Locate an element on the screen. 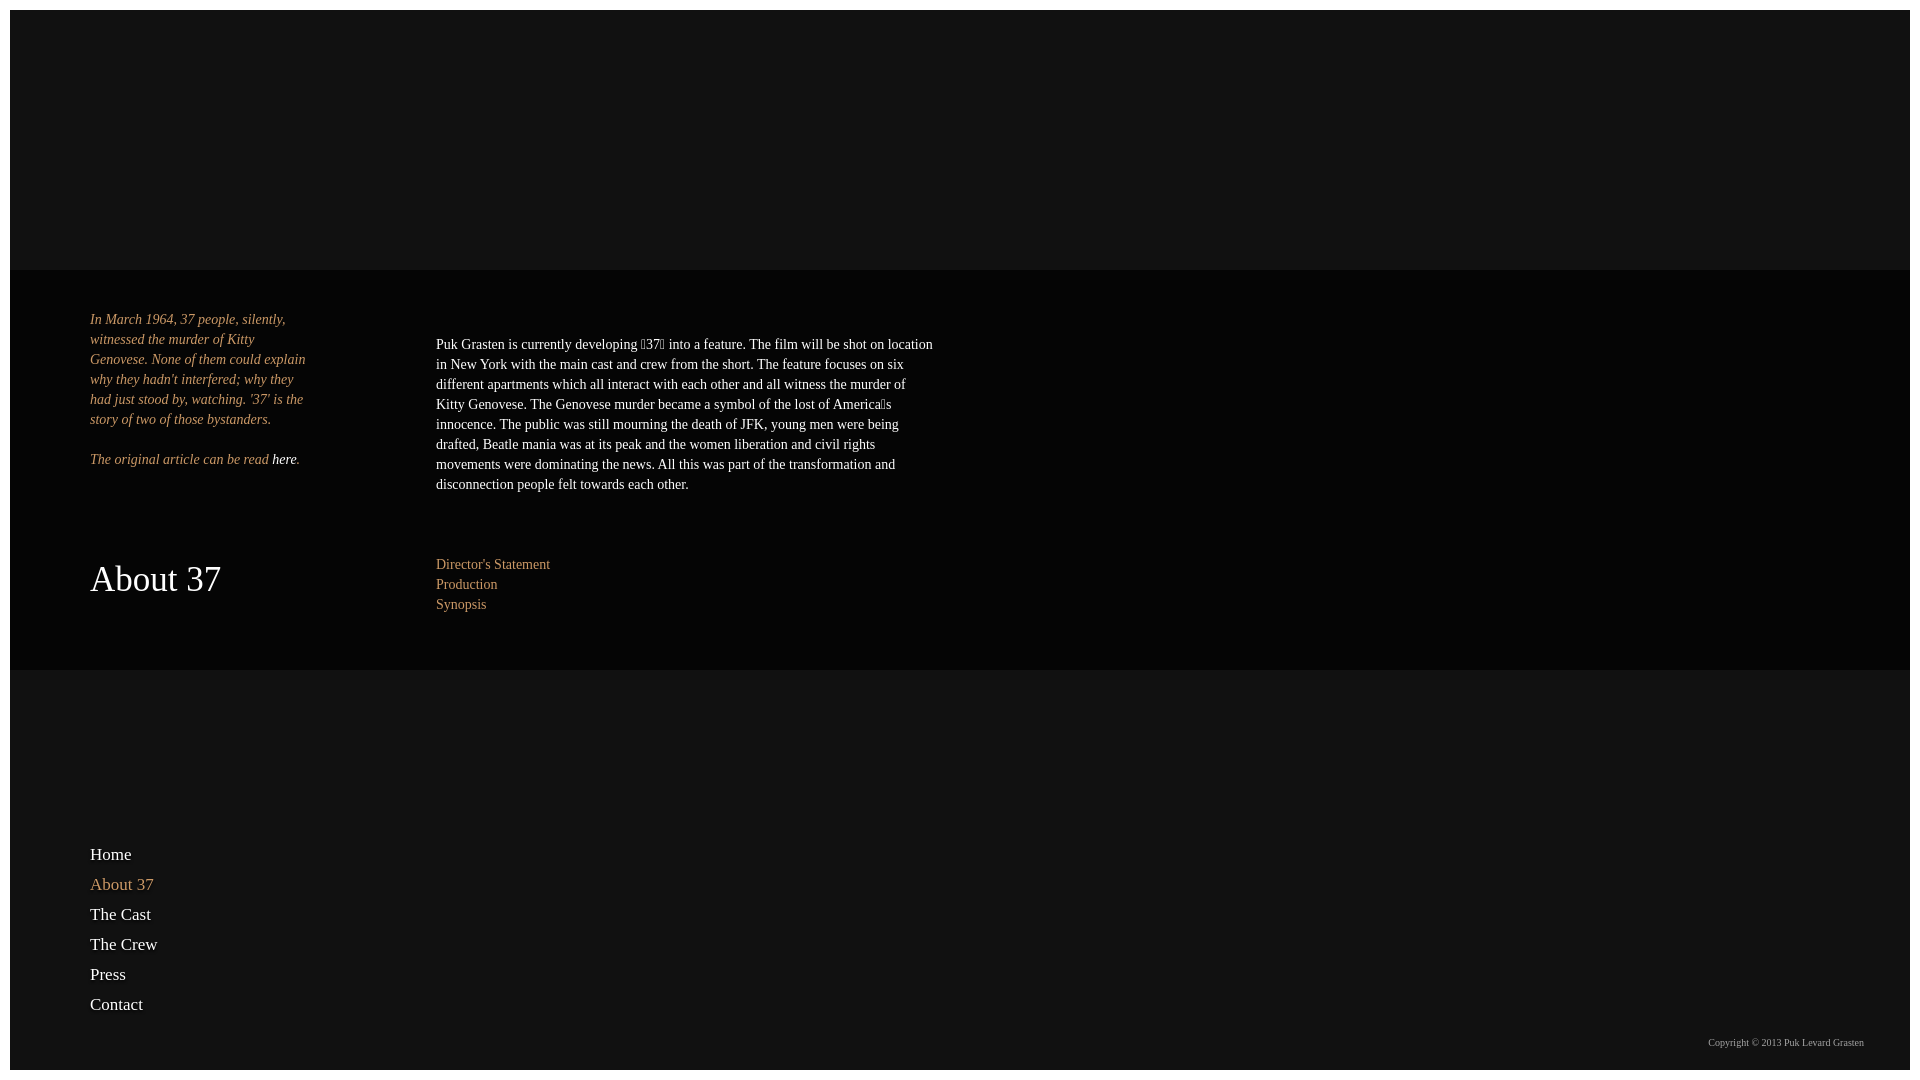 This screenshot has height=1080, width=1920. 'The Crew' is located at coordinates (143, 945).